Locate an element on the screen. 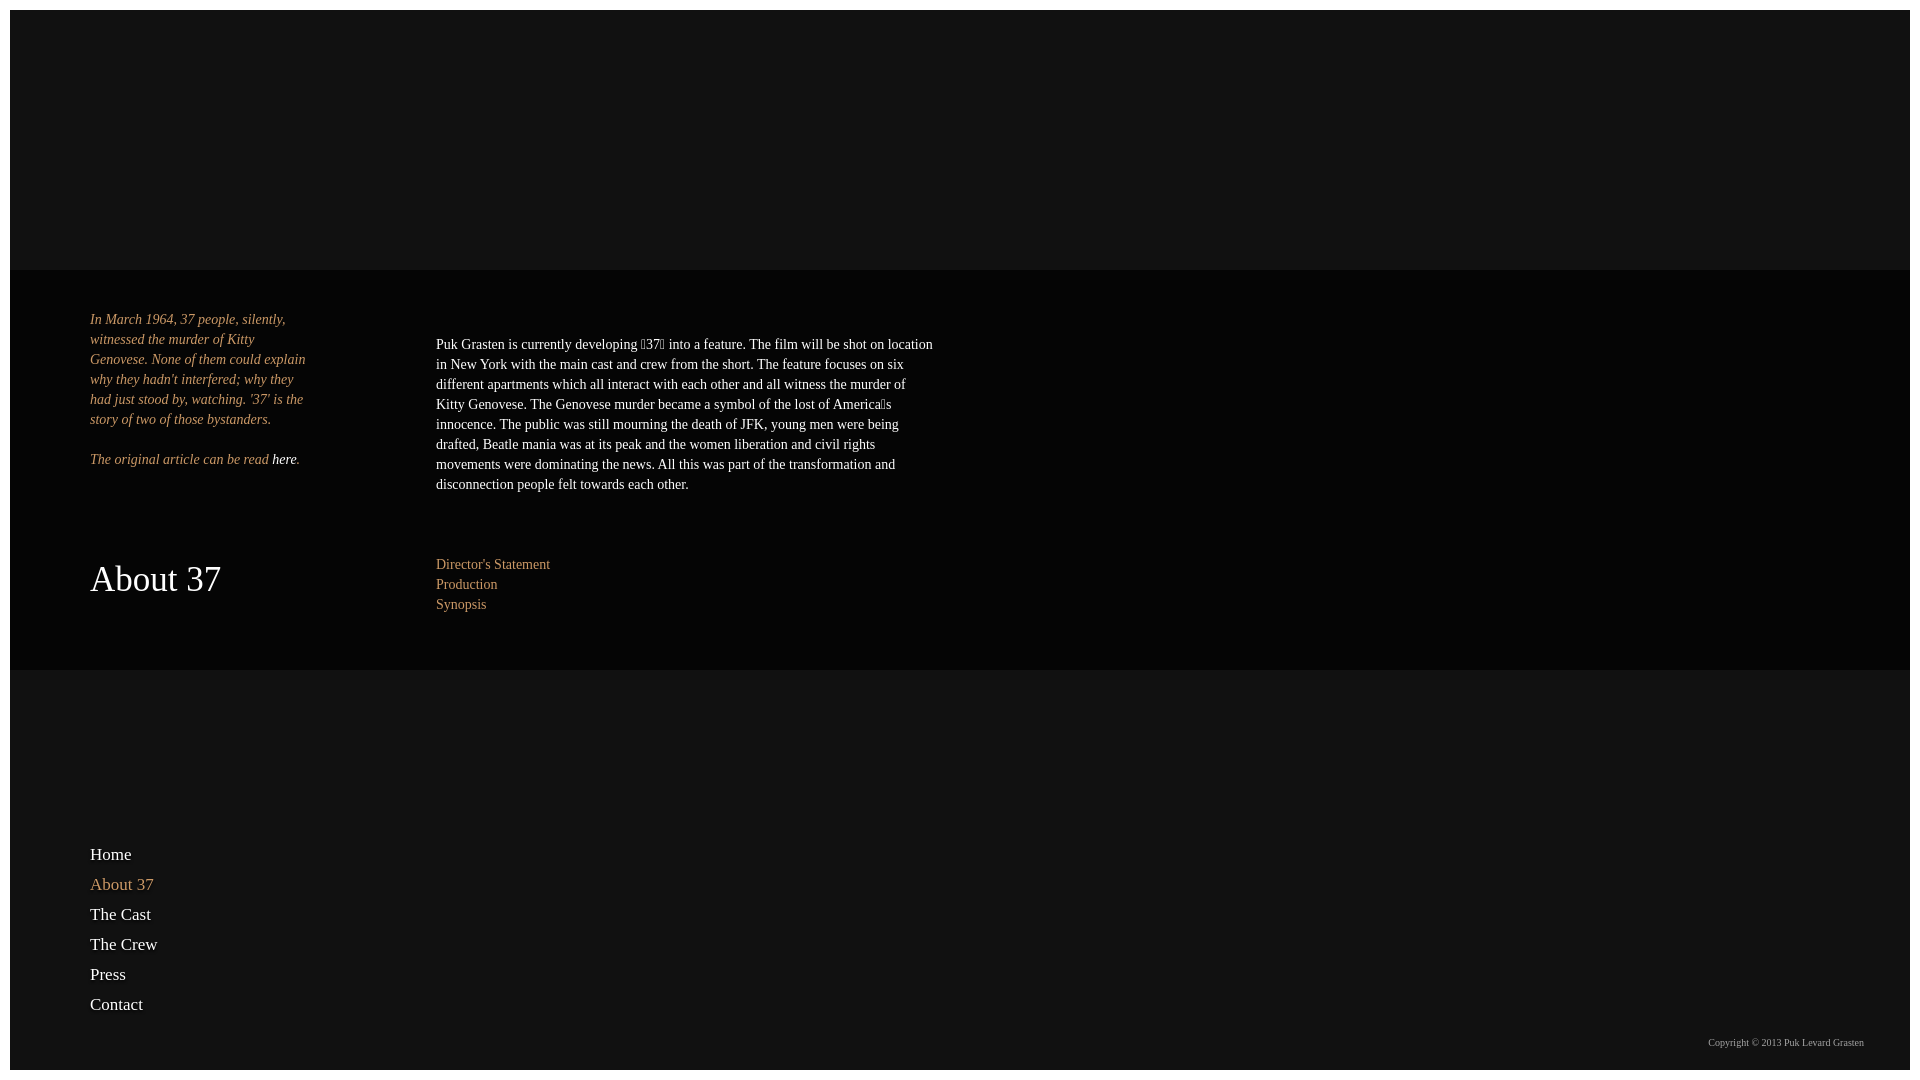 This screenshot has height=1080, width=1920. 'The Crew' is located at coordinates (143, 945).